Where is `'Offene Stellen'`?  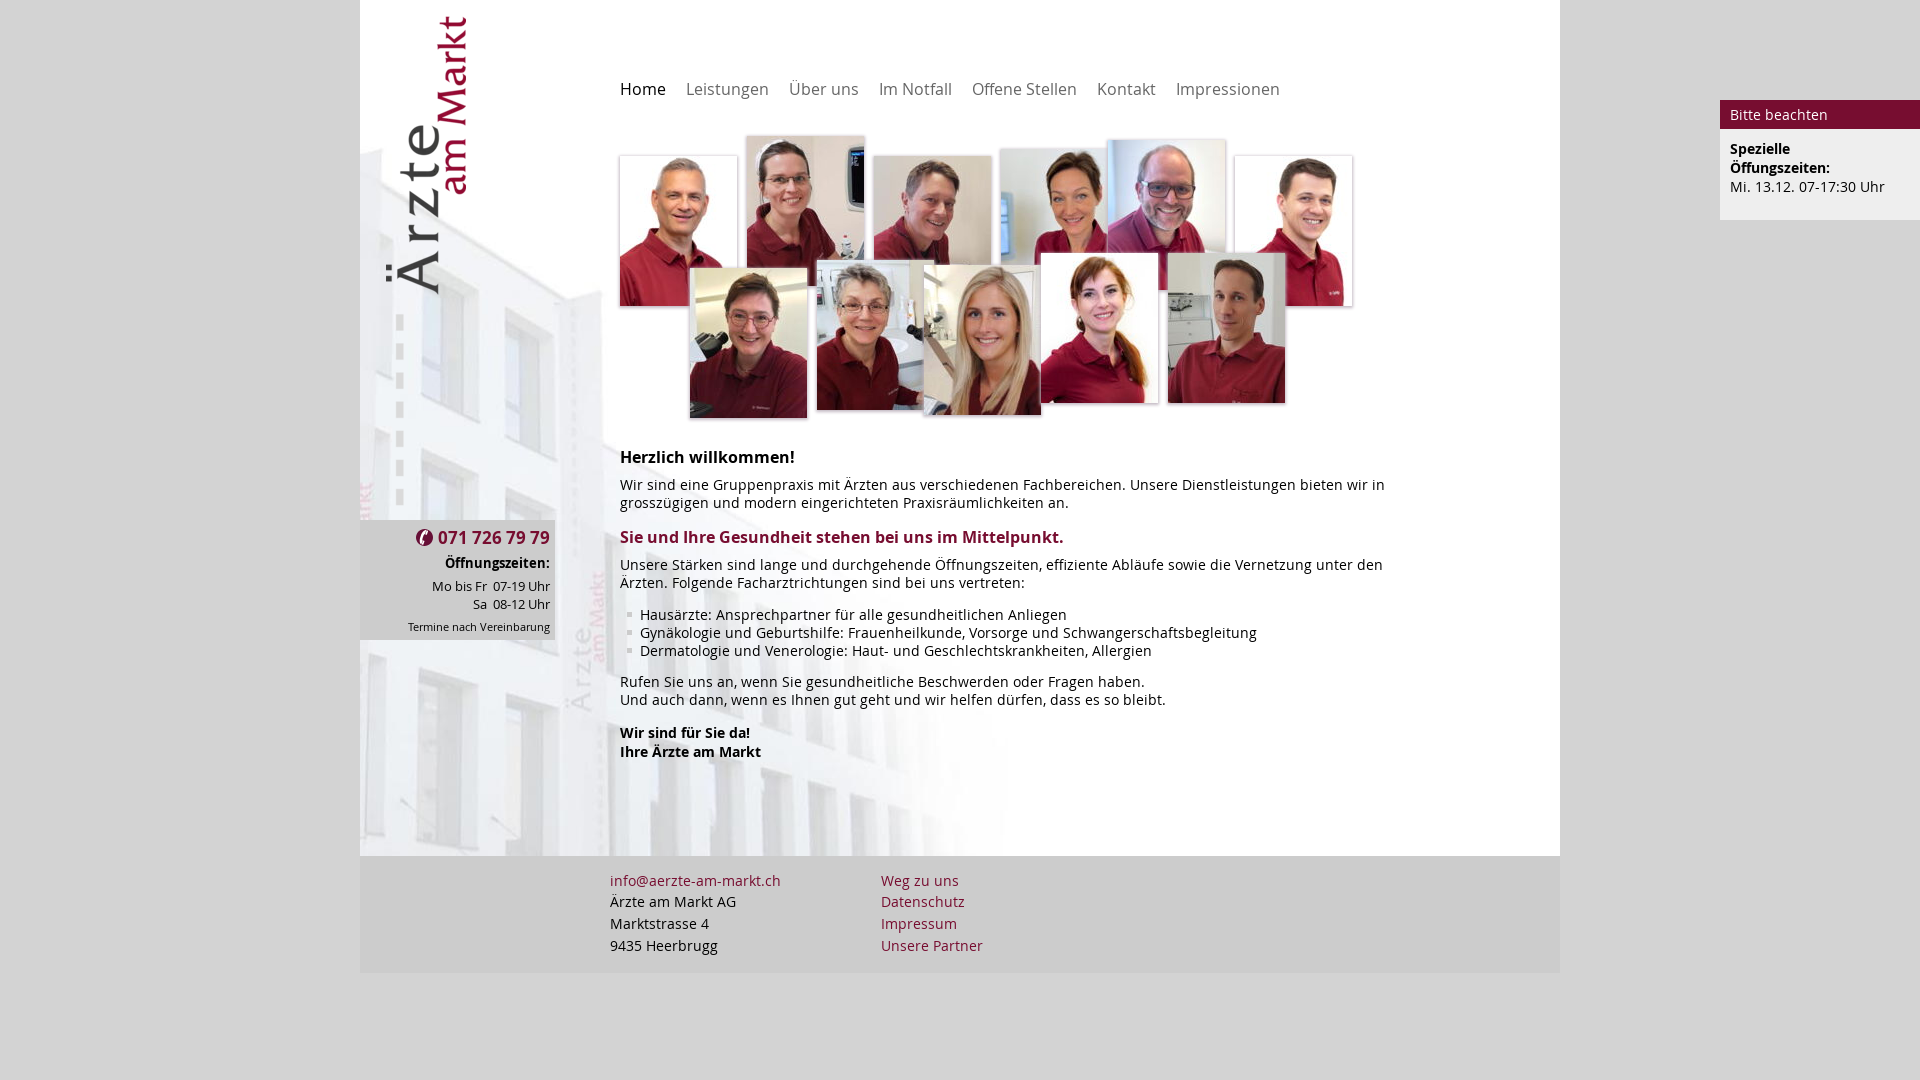 'Offene Stellen' is located at coordinates (961, 87).